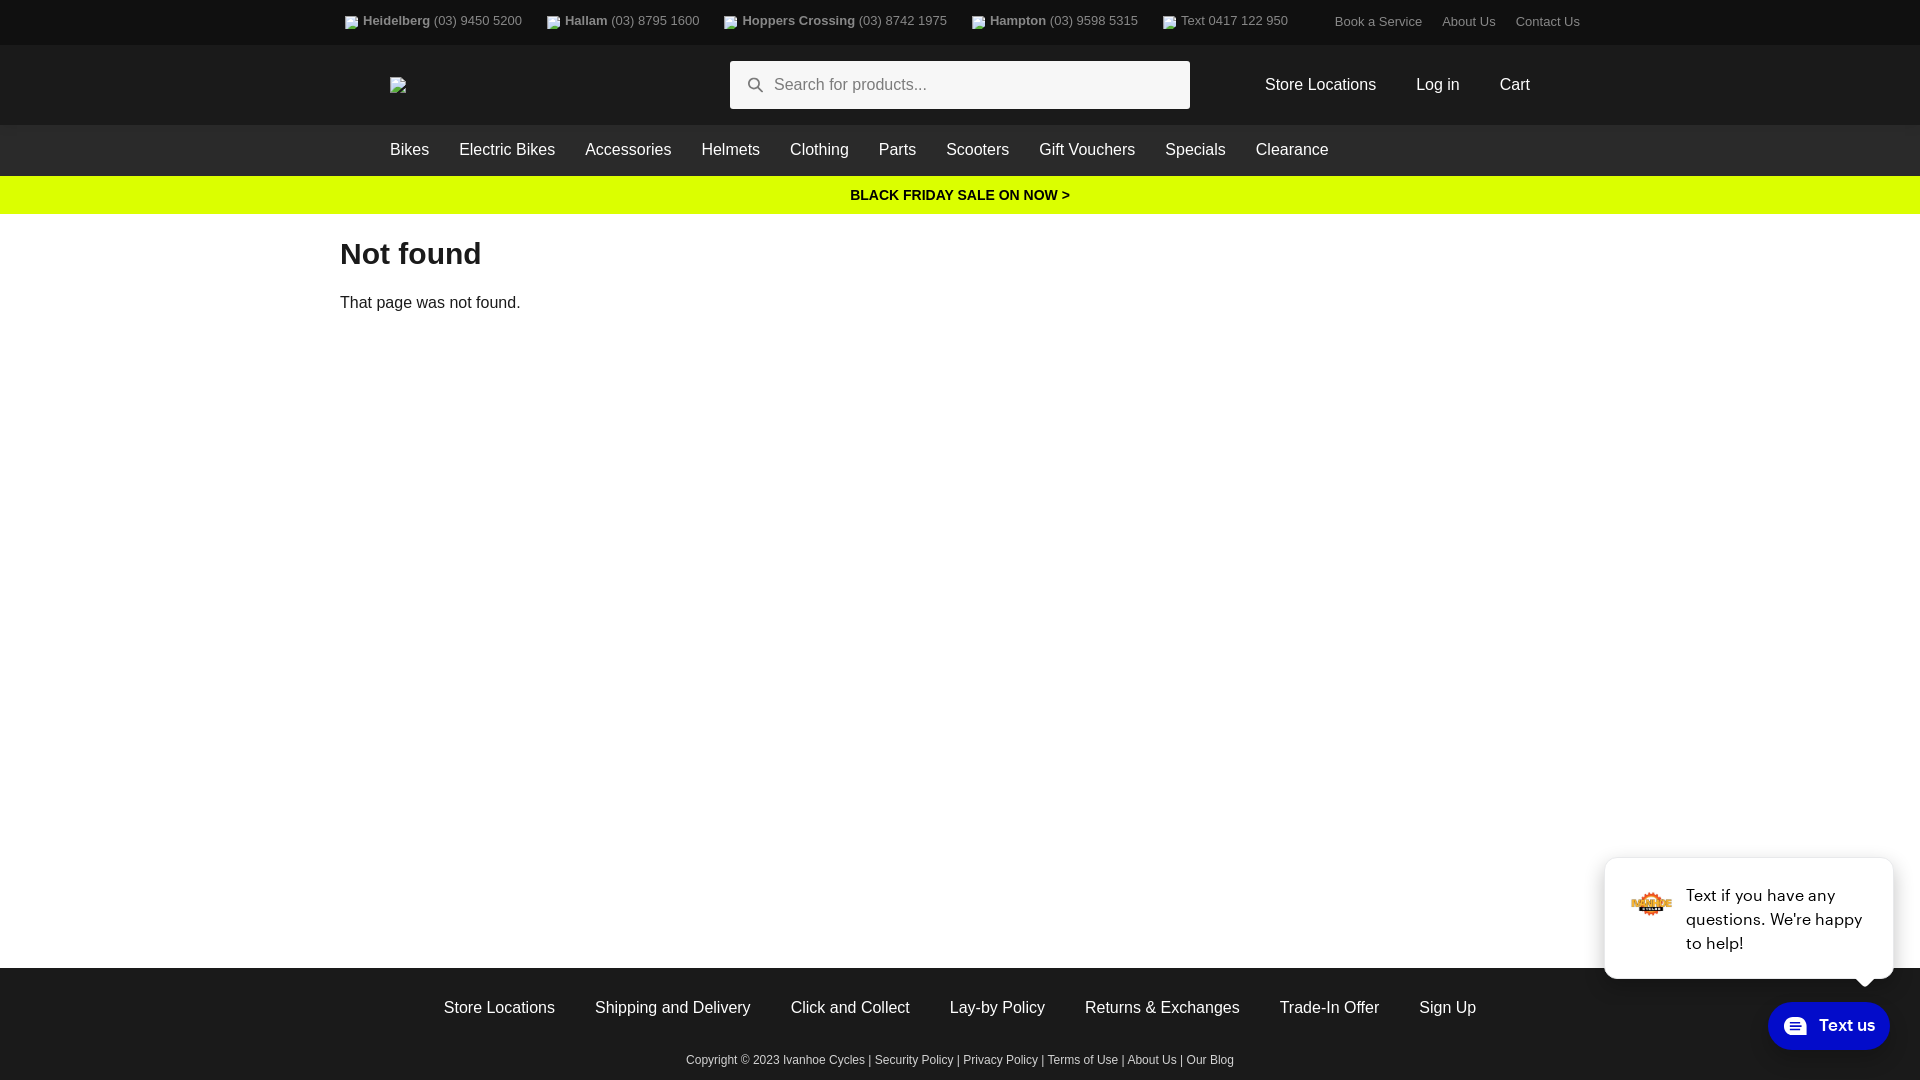  Describe the element at coordinates (1320, 84) in the screenshot. I see `'Store Locations'` at that location.